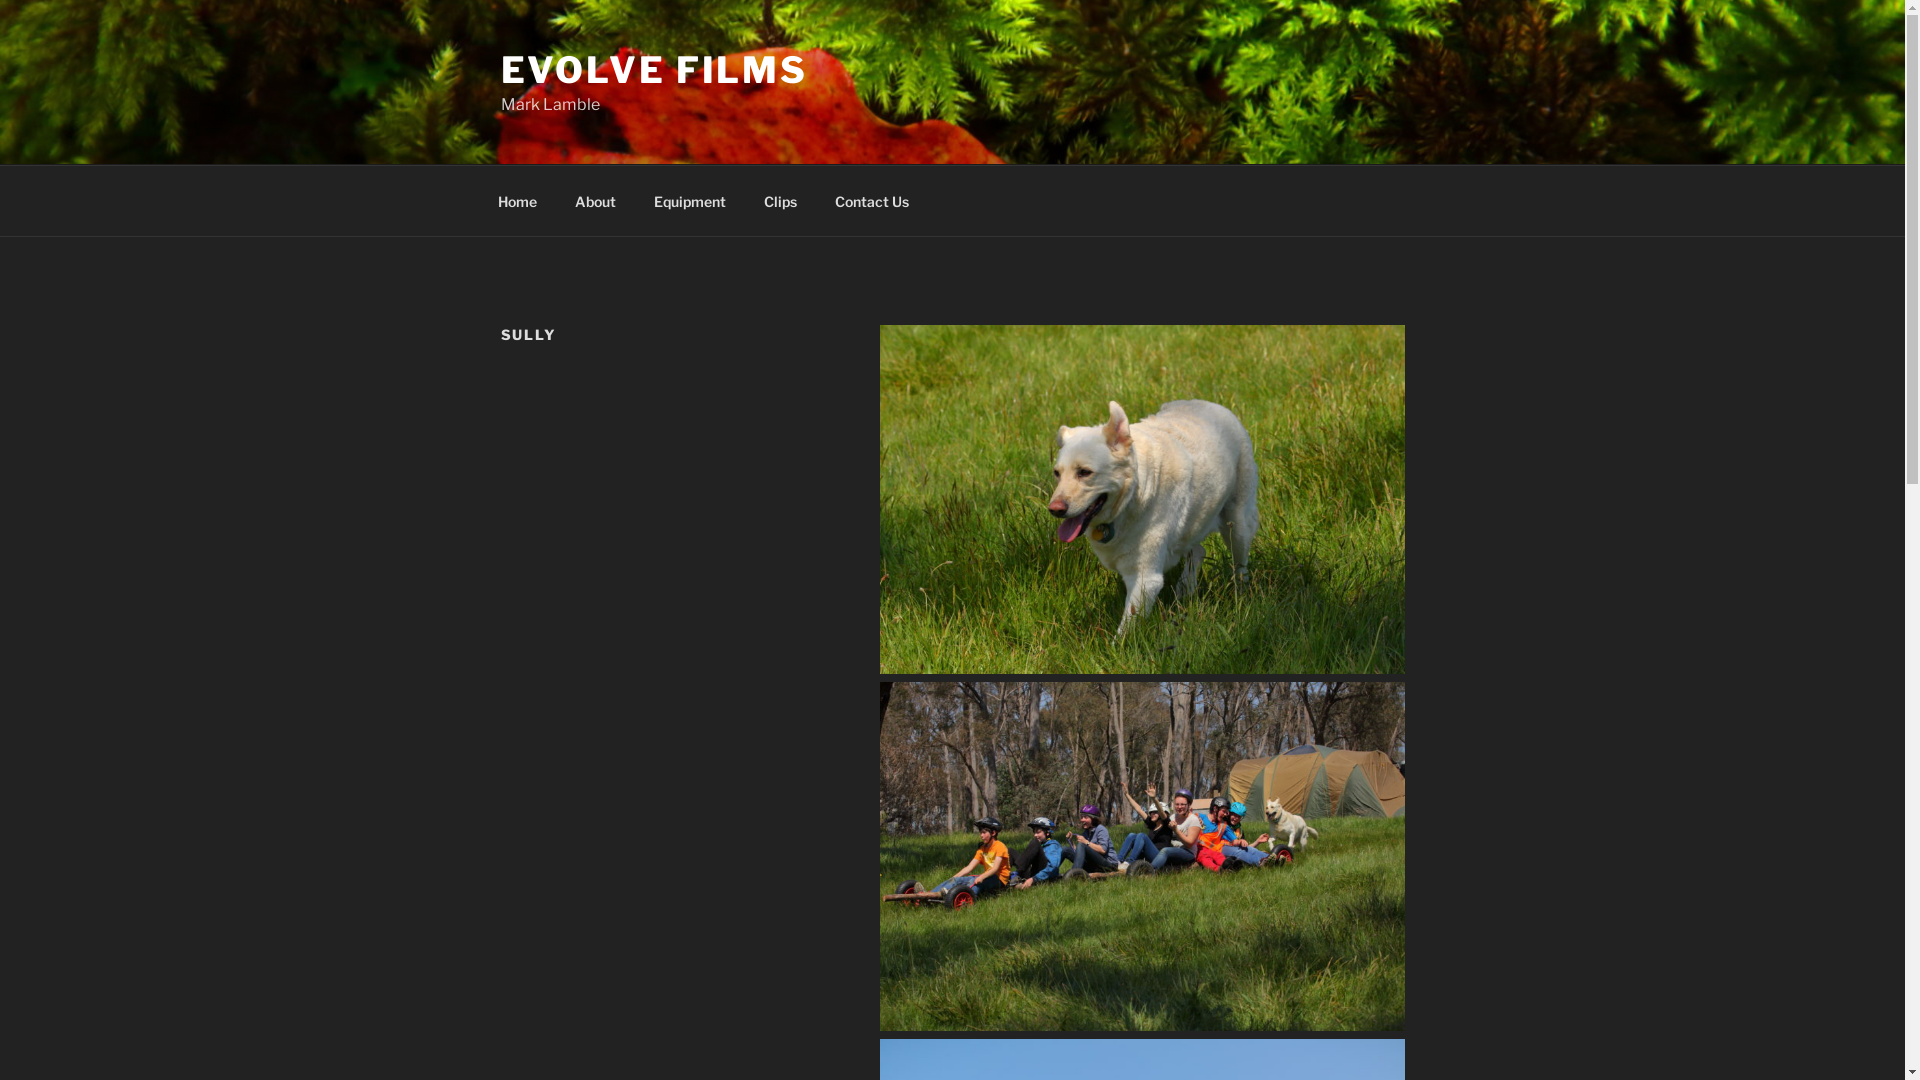  What do you see at coordinates (872, 200) in the screenshot?
I see `'Contact Us'` at bounding box center [872, 200].